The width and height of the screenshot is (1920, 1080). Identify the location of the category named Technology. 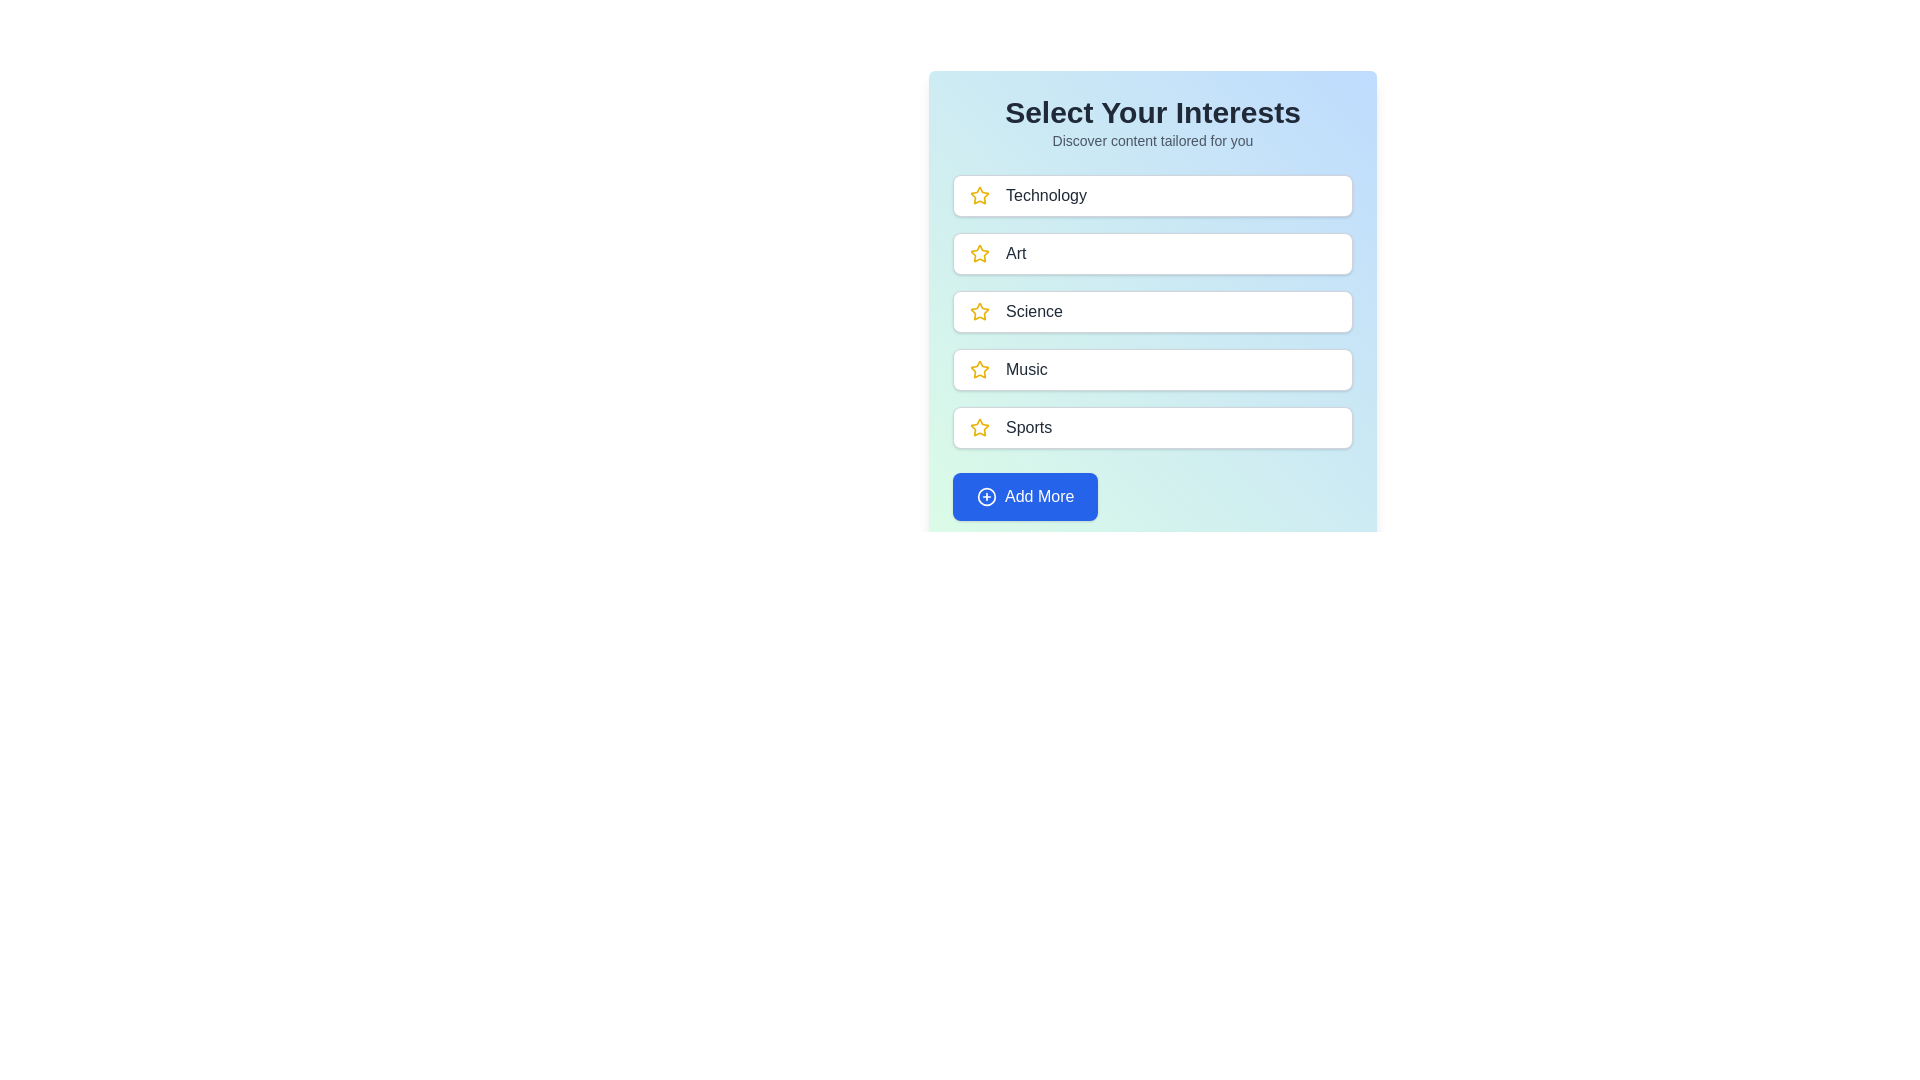
(1152, 196).